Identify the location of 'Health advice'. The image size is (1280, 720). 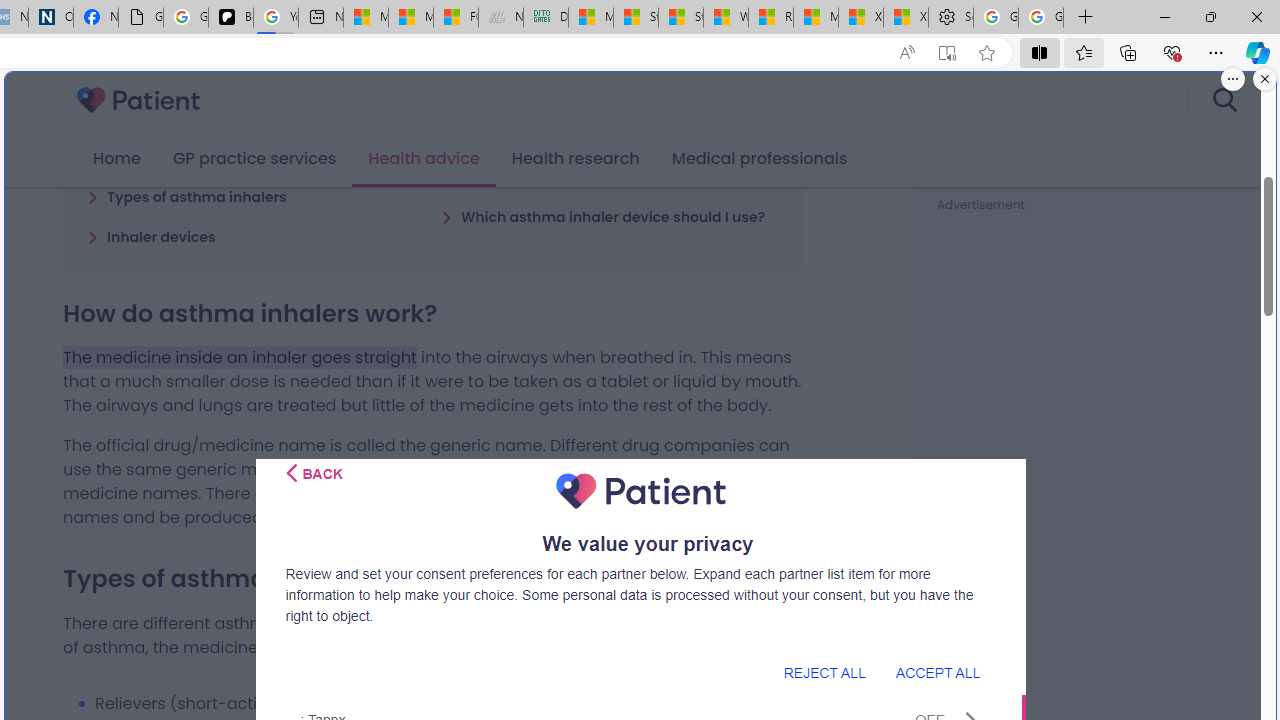
(423, 158).